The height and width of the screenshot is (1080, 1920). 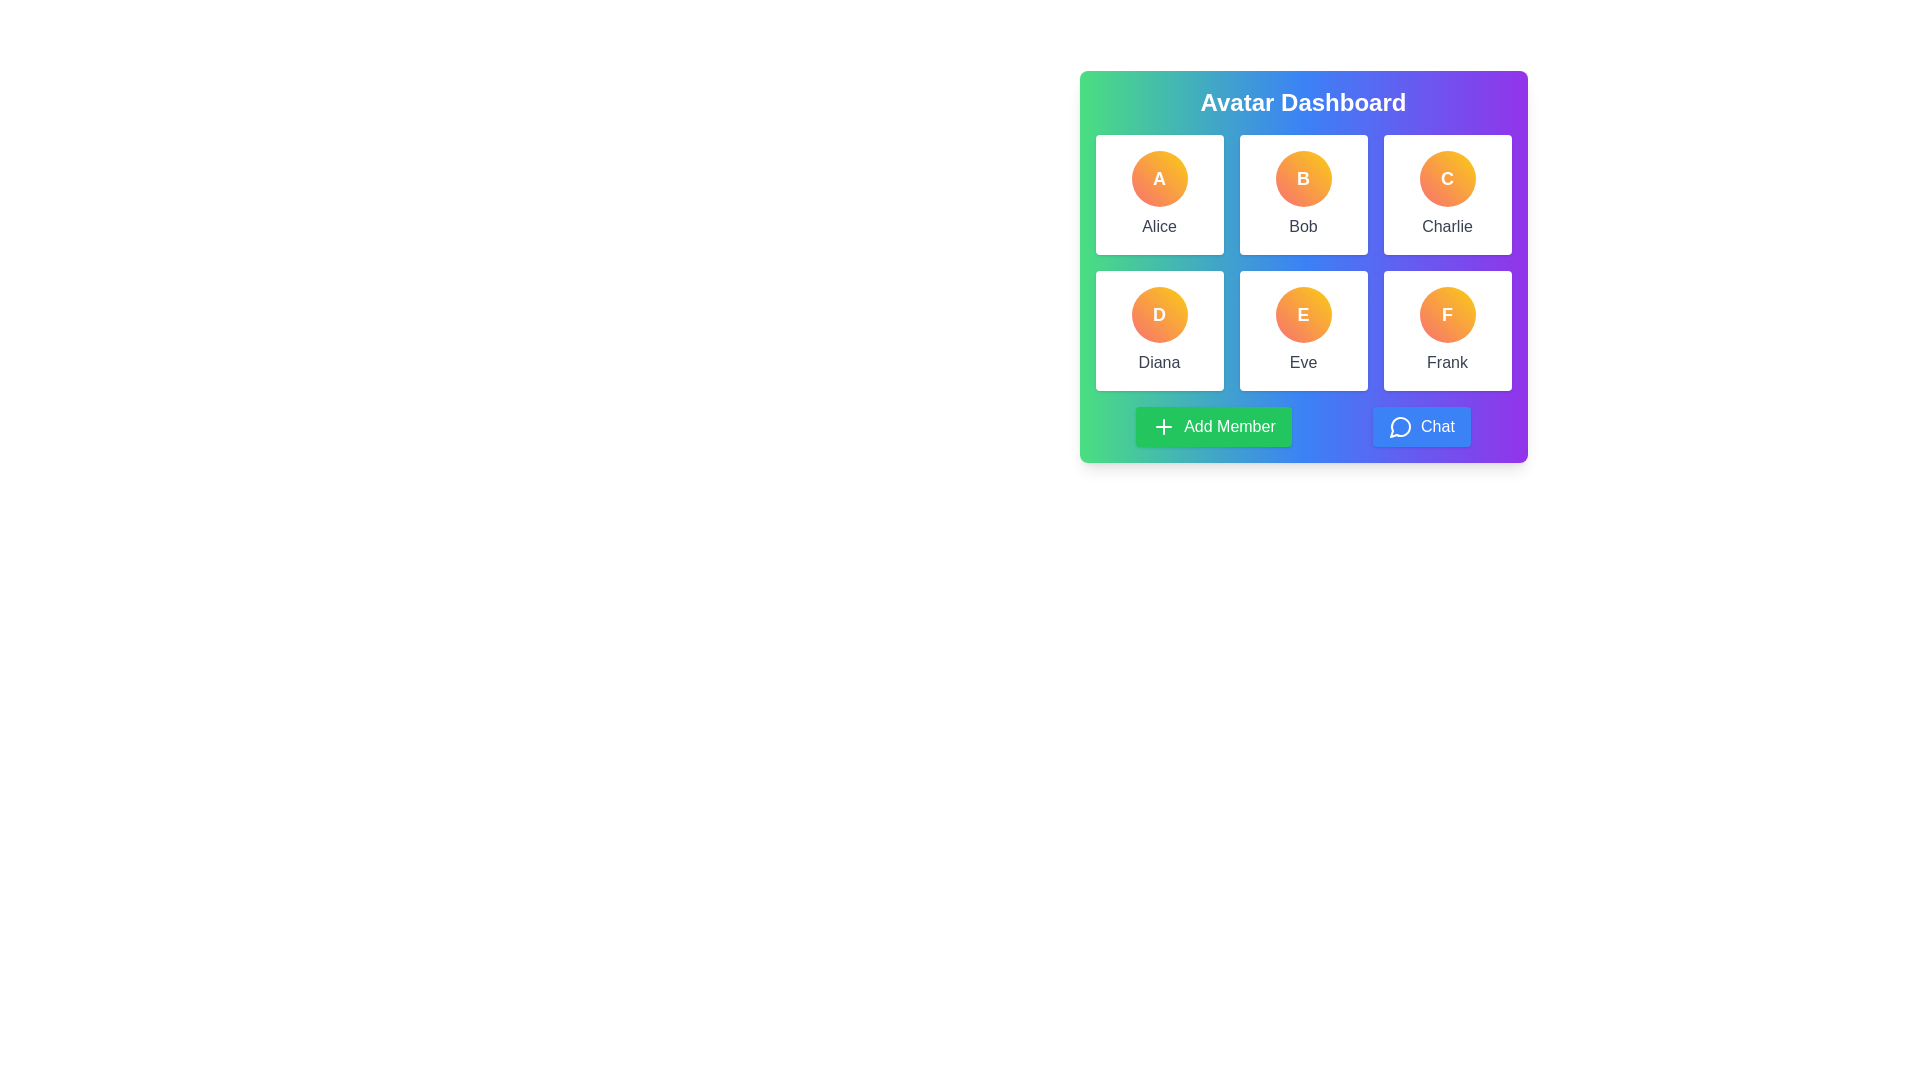 What do you see at coordinates (1447, 177) in the screenshot?
I see `the Avatar Icon` at bounding box center [1447, 177].